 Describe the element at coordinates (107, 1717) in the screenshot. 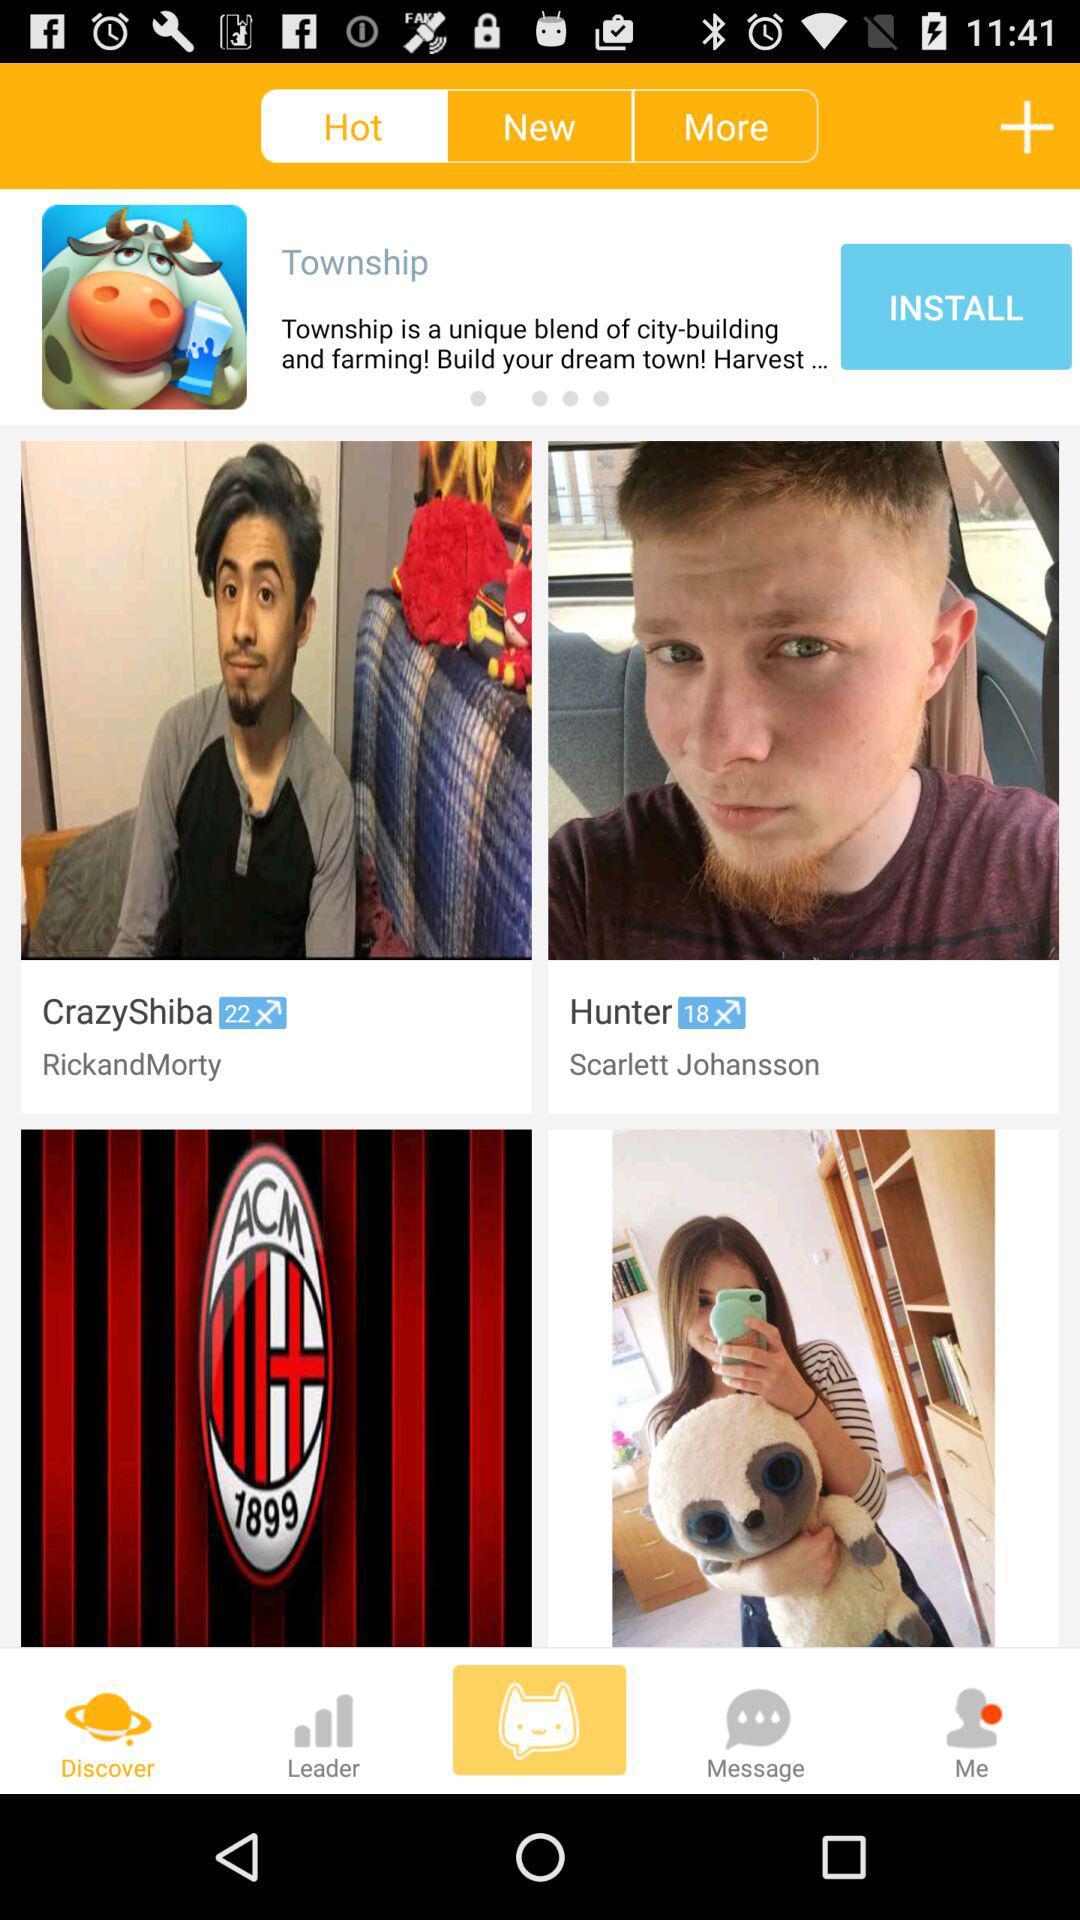

I see `the icon above discover` at that location.